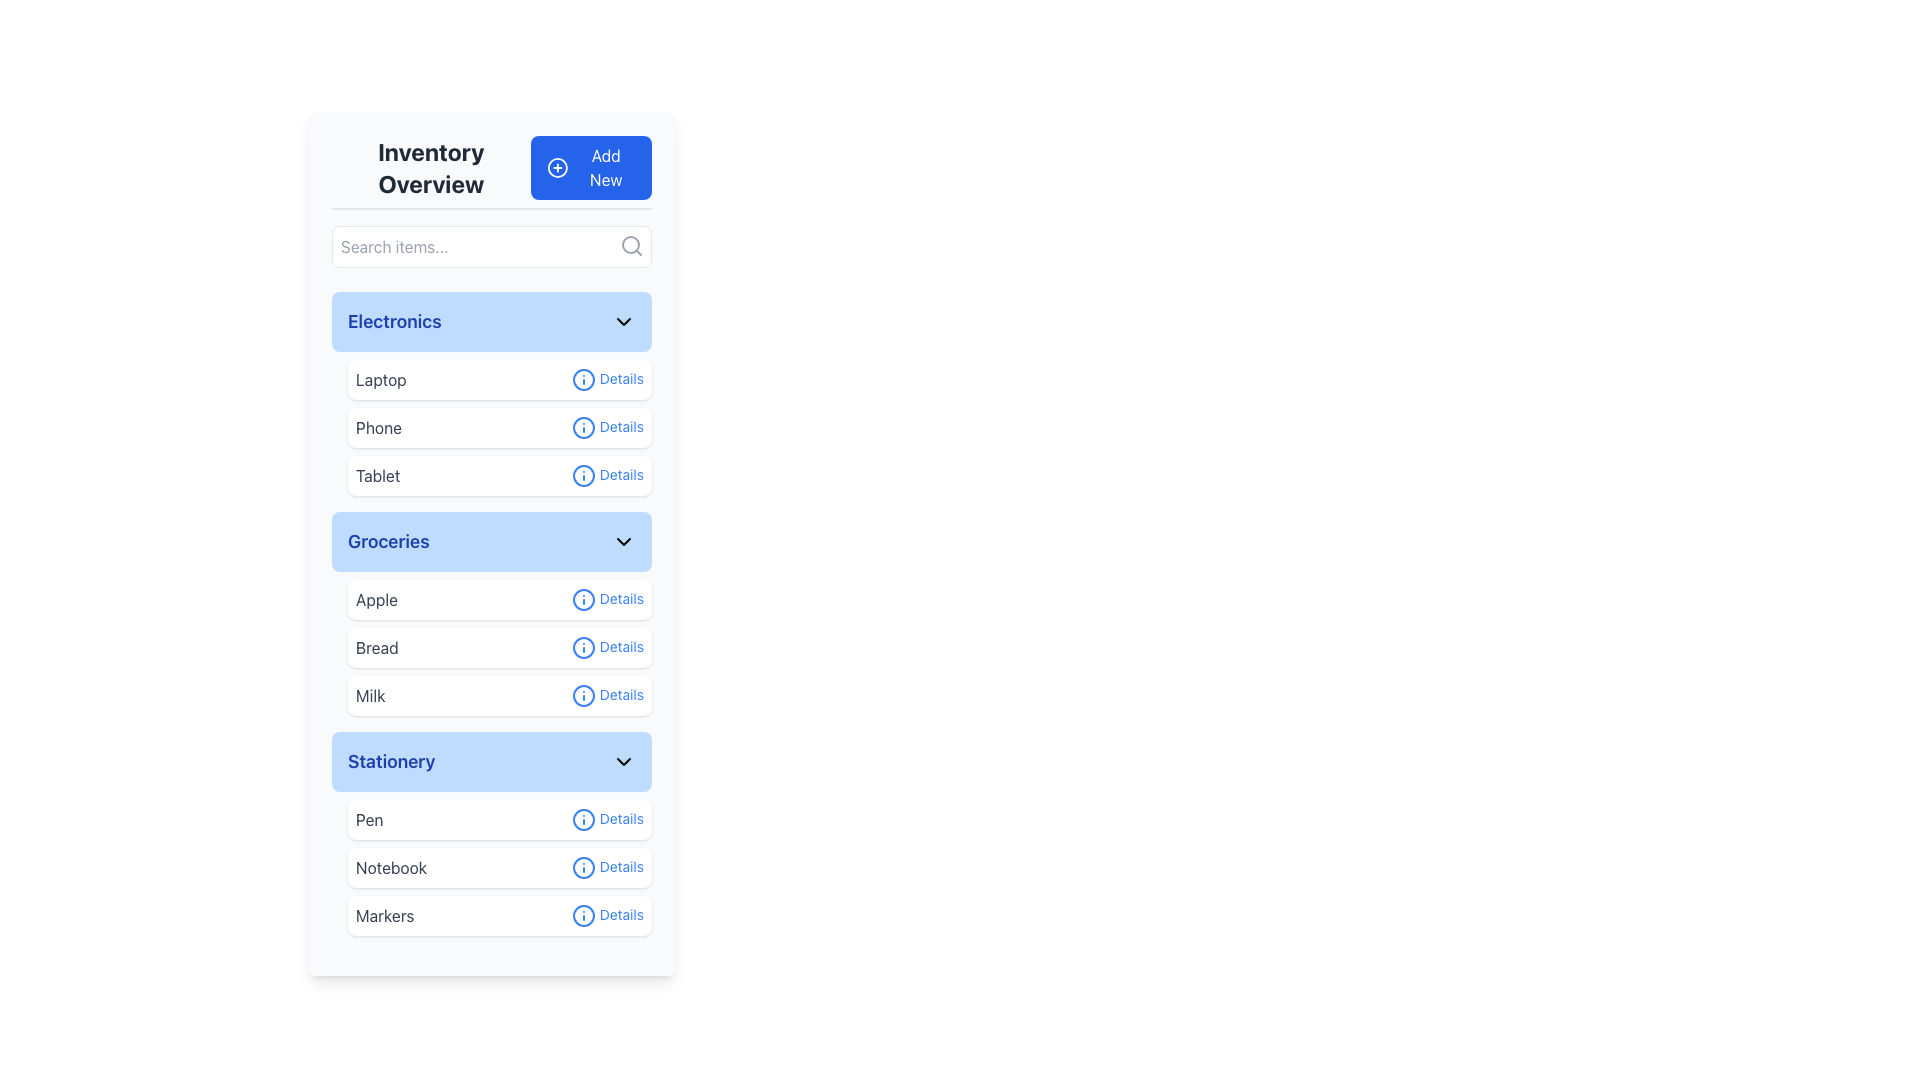 The image size is (1920, 1080). Describe the element at coordinates (623, 542) in the screenshot. I see `the Dropdown indicator icon located in the right portion of the 'Groceries' section header` at that location.